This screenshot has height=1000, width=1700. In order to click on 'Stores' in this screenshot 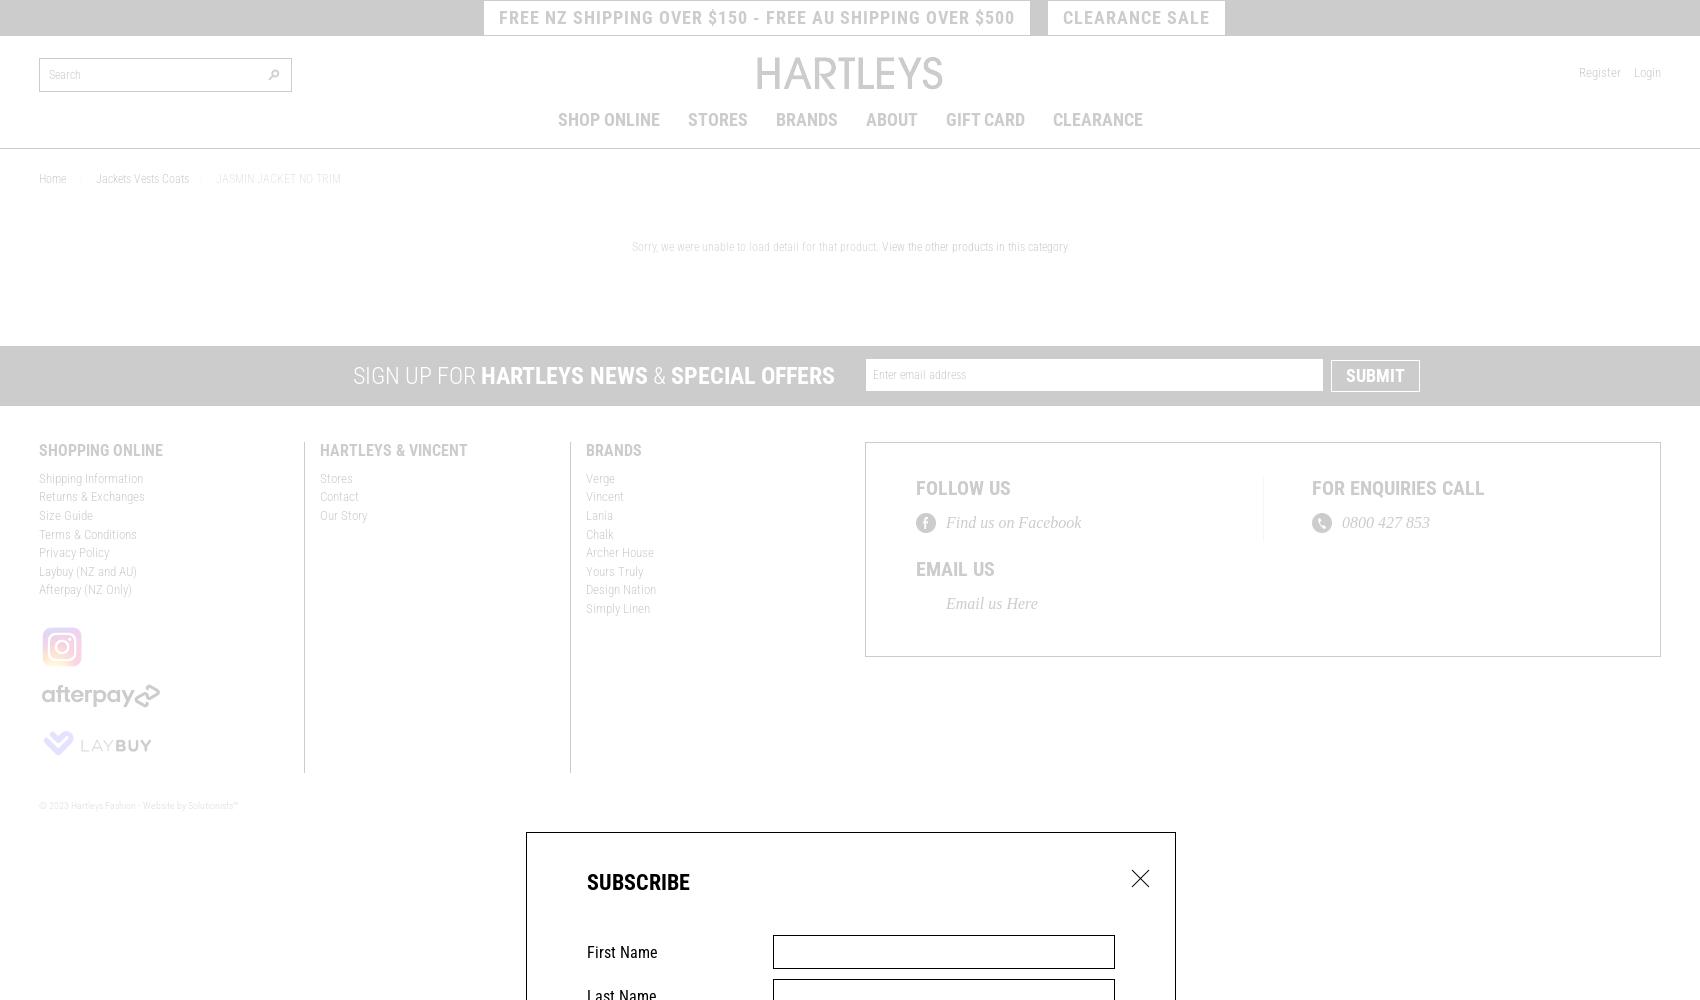, I will do `click(335, 476)`.